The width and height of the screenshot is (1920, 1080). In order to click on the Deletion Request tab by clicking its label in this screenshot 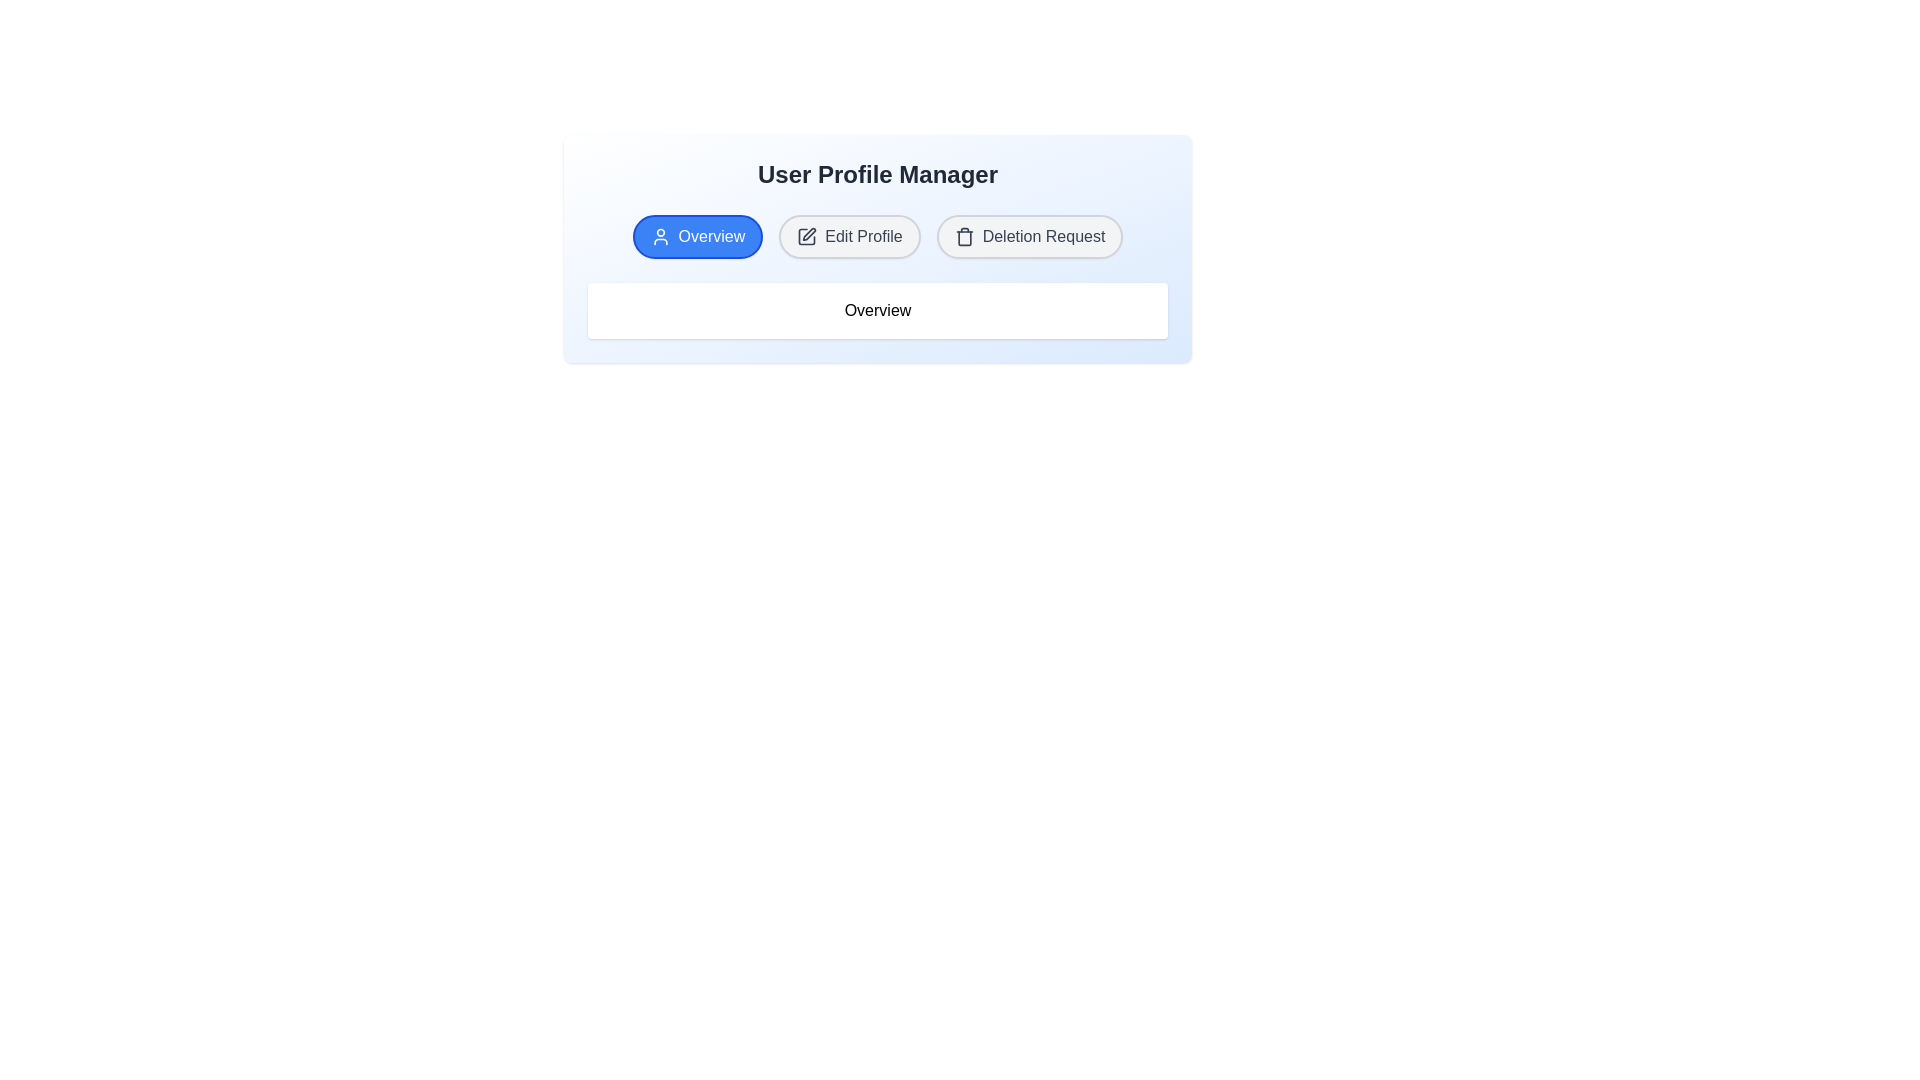, I will do `click(1030, 235)`.